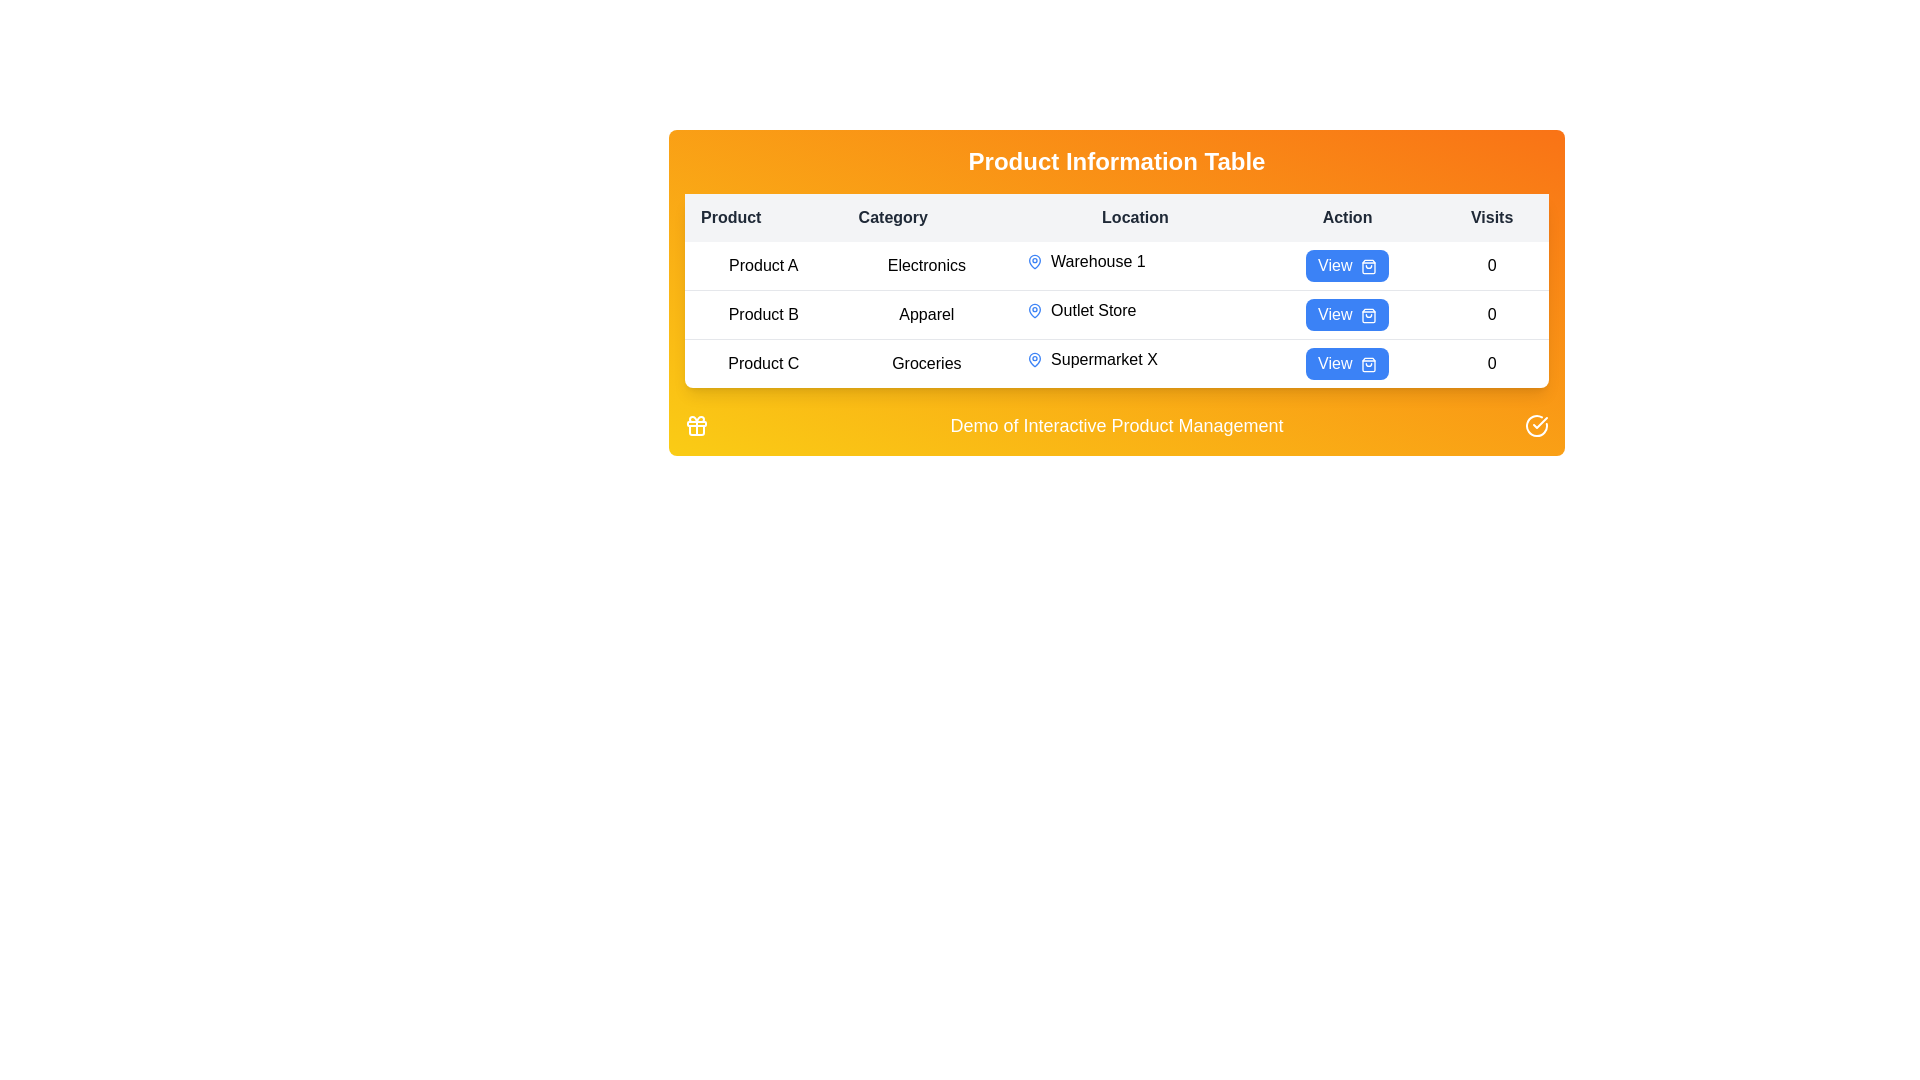 Image resolution: width=1920 pixels, height=1080 pixels. I want to click on the button in the third row of the action column for 'Product C', so click(1347, 363).